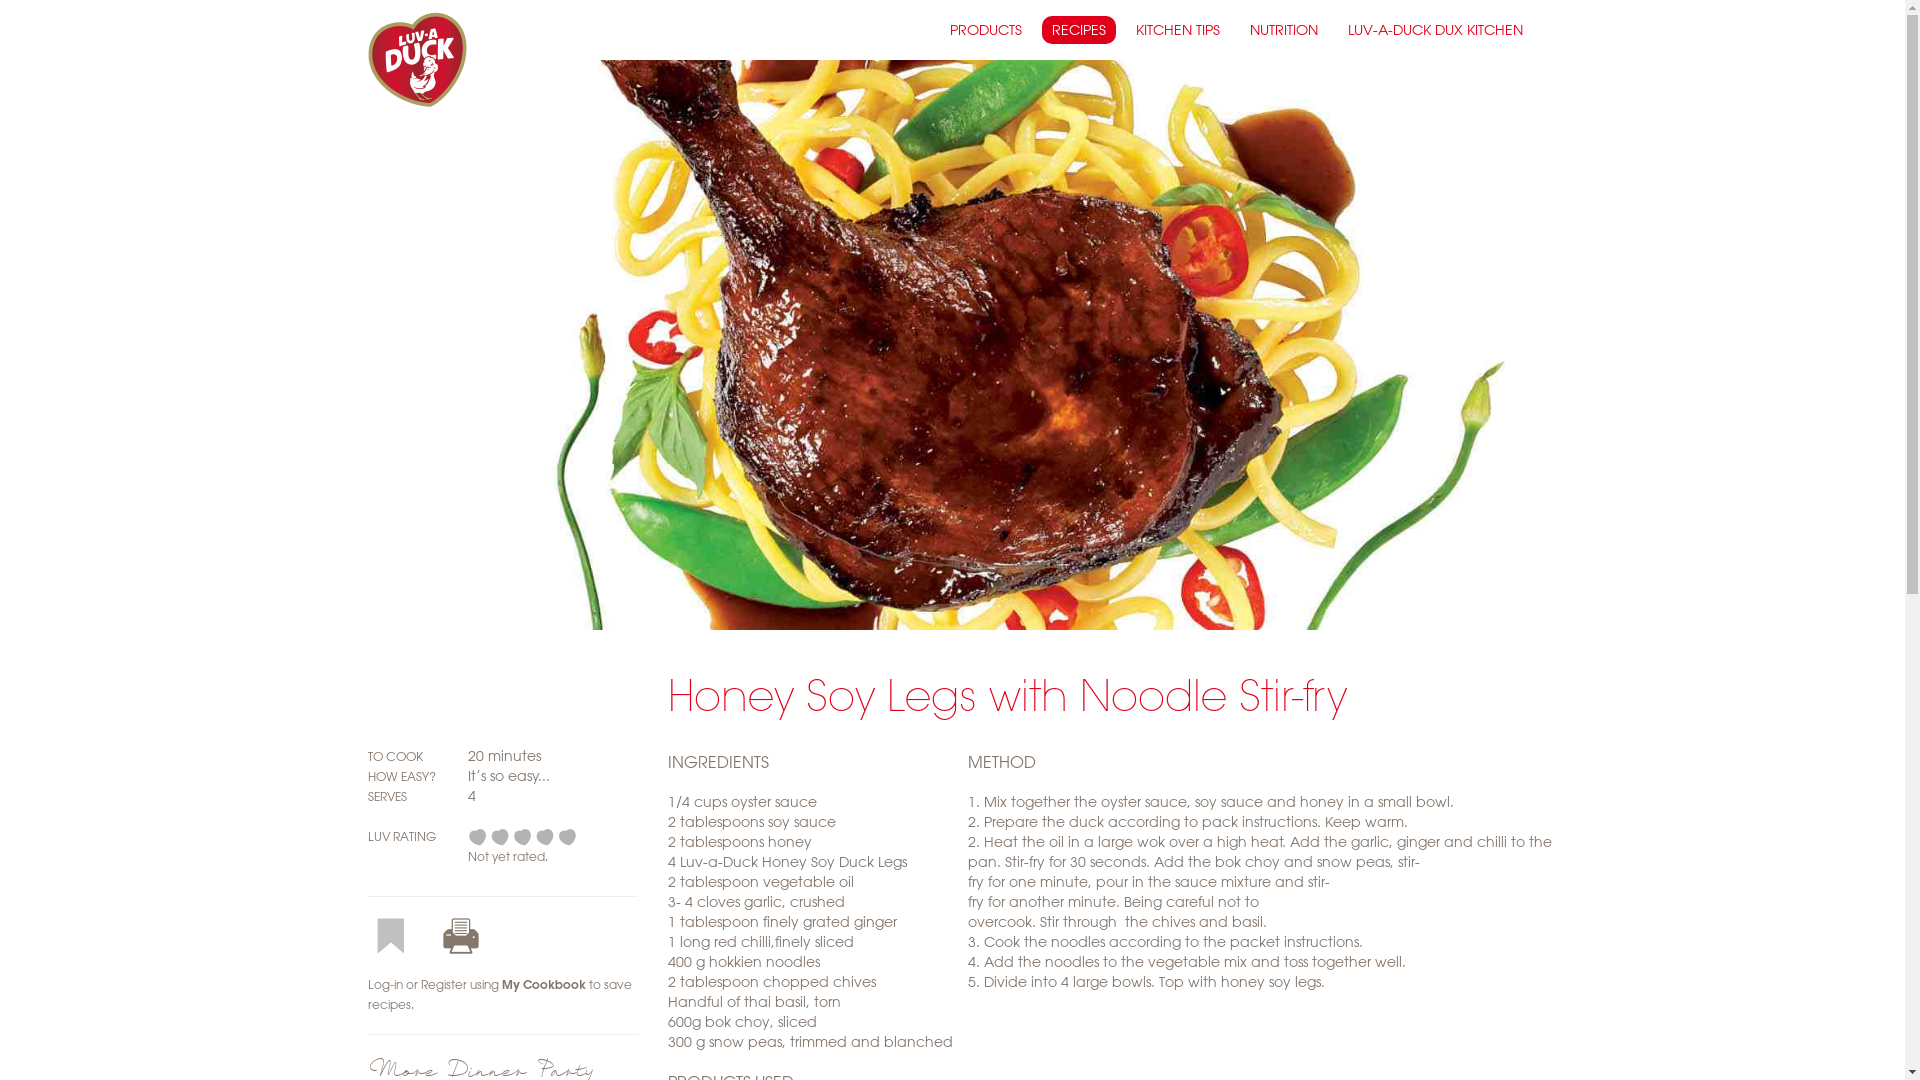 This screenshot has height=1080, width=1920. I want to click on 'Print this recipe', so click(436, 934).